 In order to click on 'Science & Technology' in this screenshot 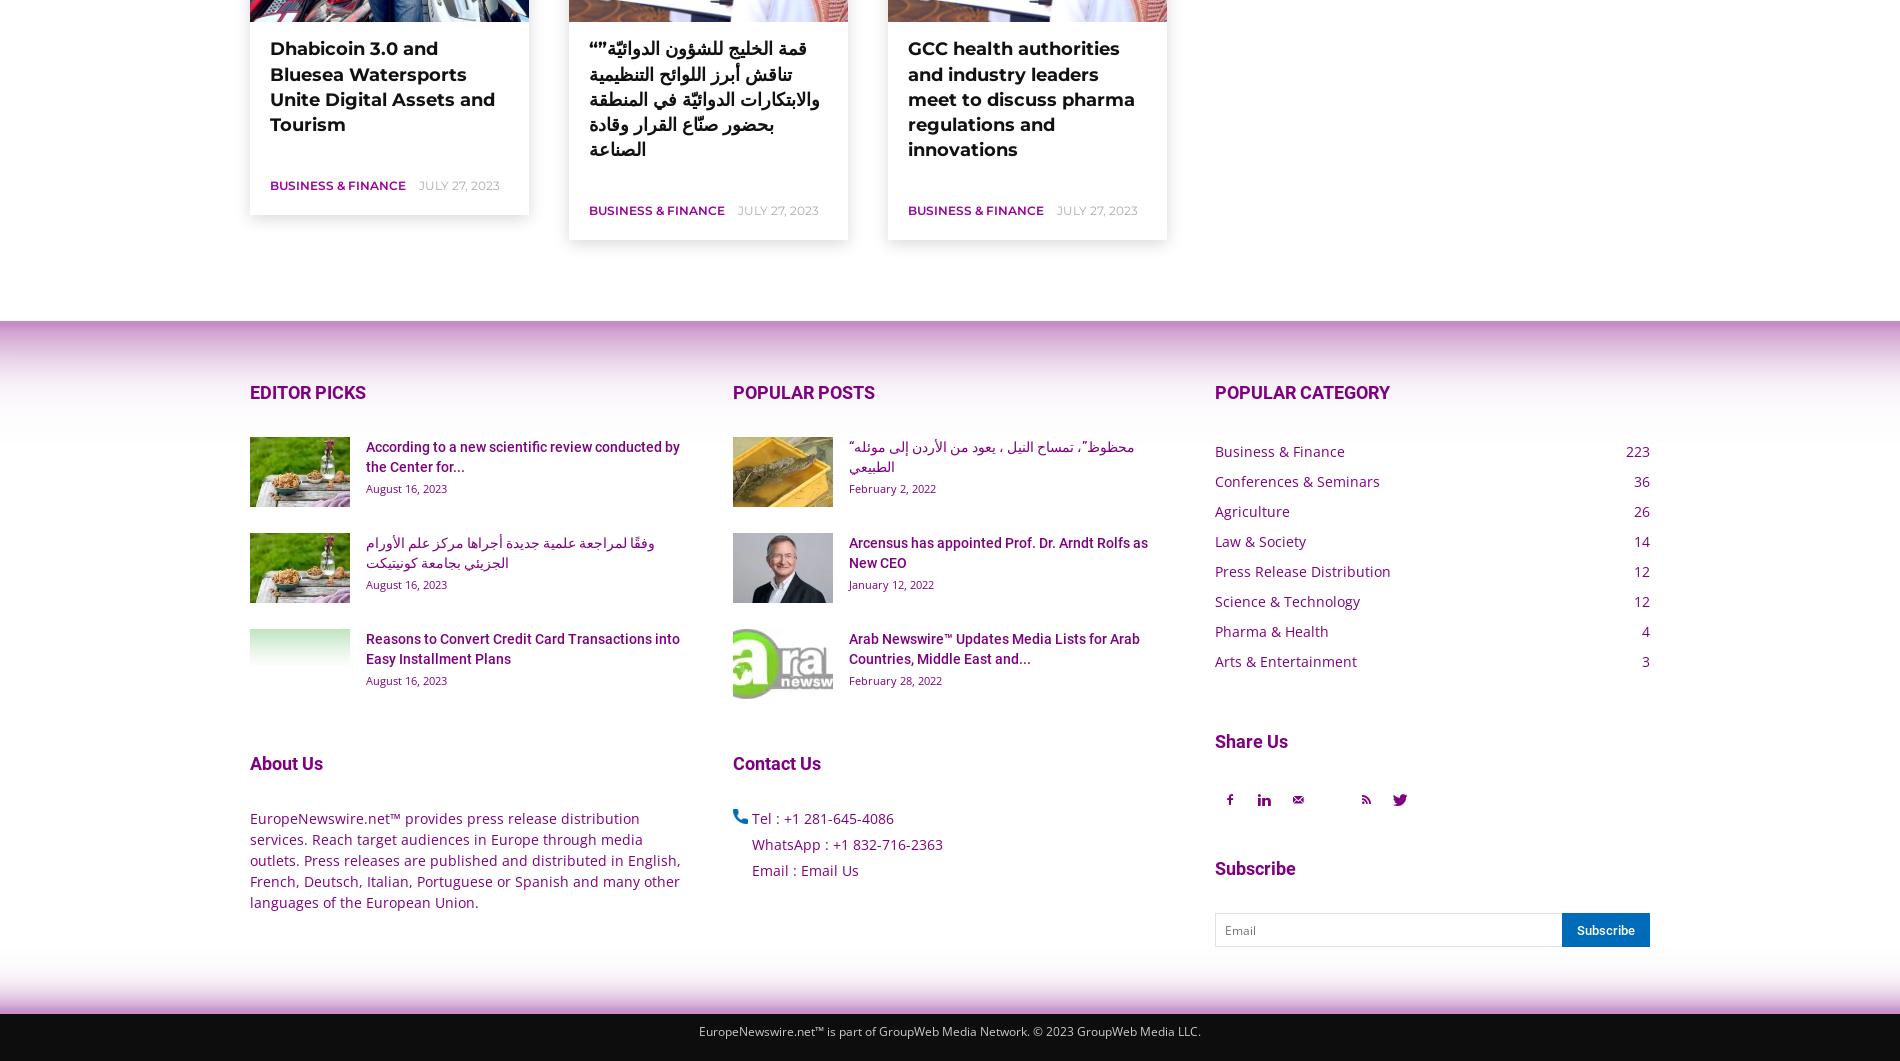, I will do `click(1286, 600)`.